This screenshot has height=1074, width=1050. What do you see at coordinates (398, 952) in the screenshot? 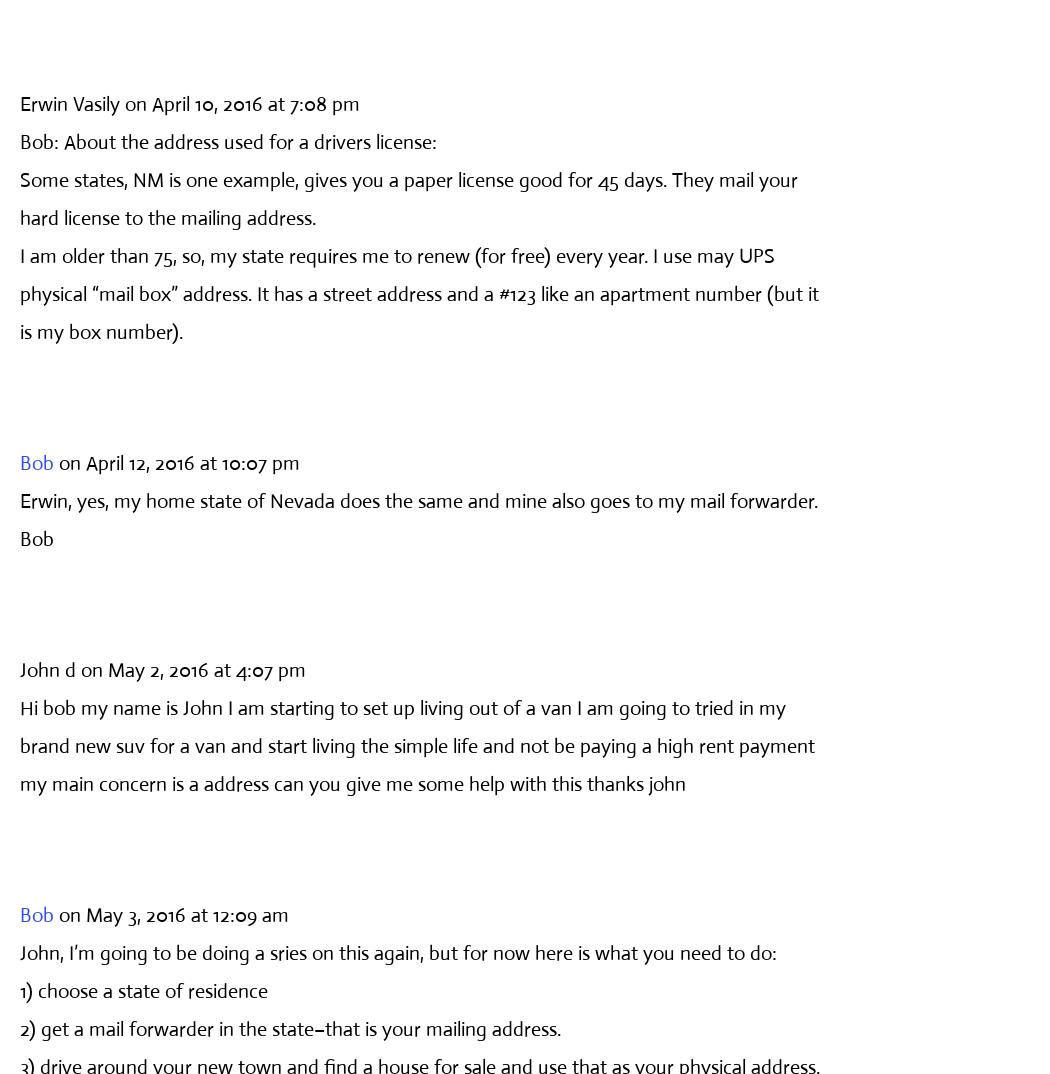
I see `'John, I’m going to be doing a sries on this again, but for now here is what you need to do:'` at bounding box center [398, 952].